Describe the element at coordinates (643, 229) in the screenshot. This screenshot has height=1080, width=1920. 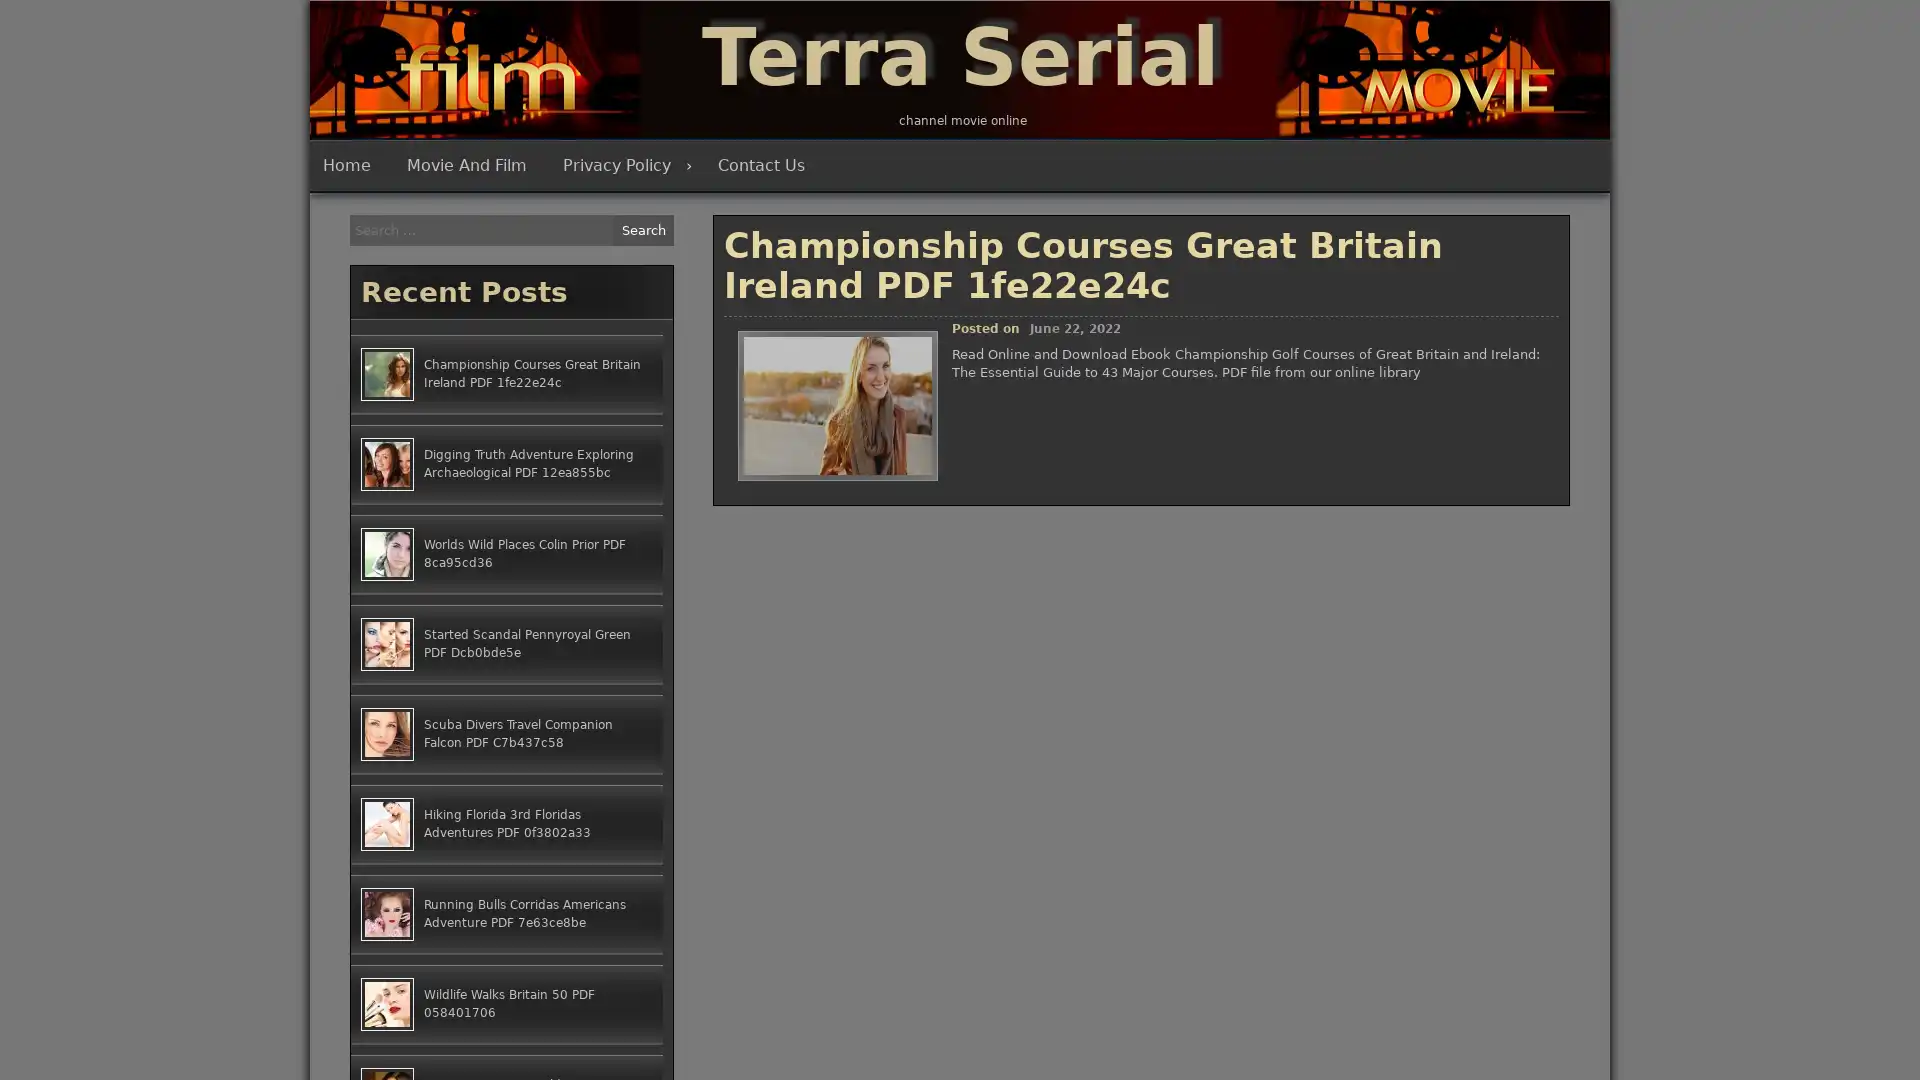
I see `Search` at that location.